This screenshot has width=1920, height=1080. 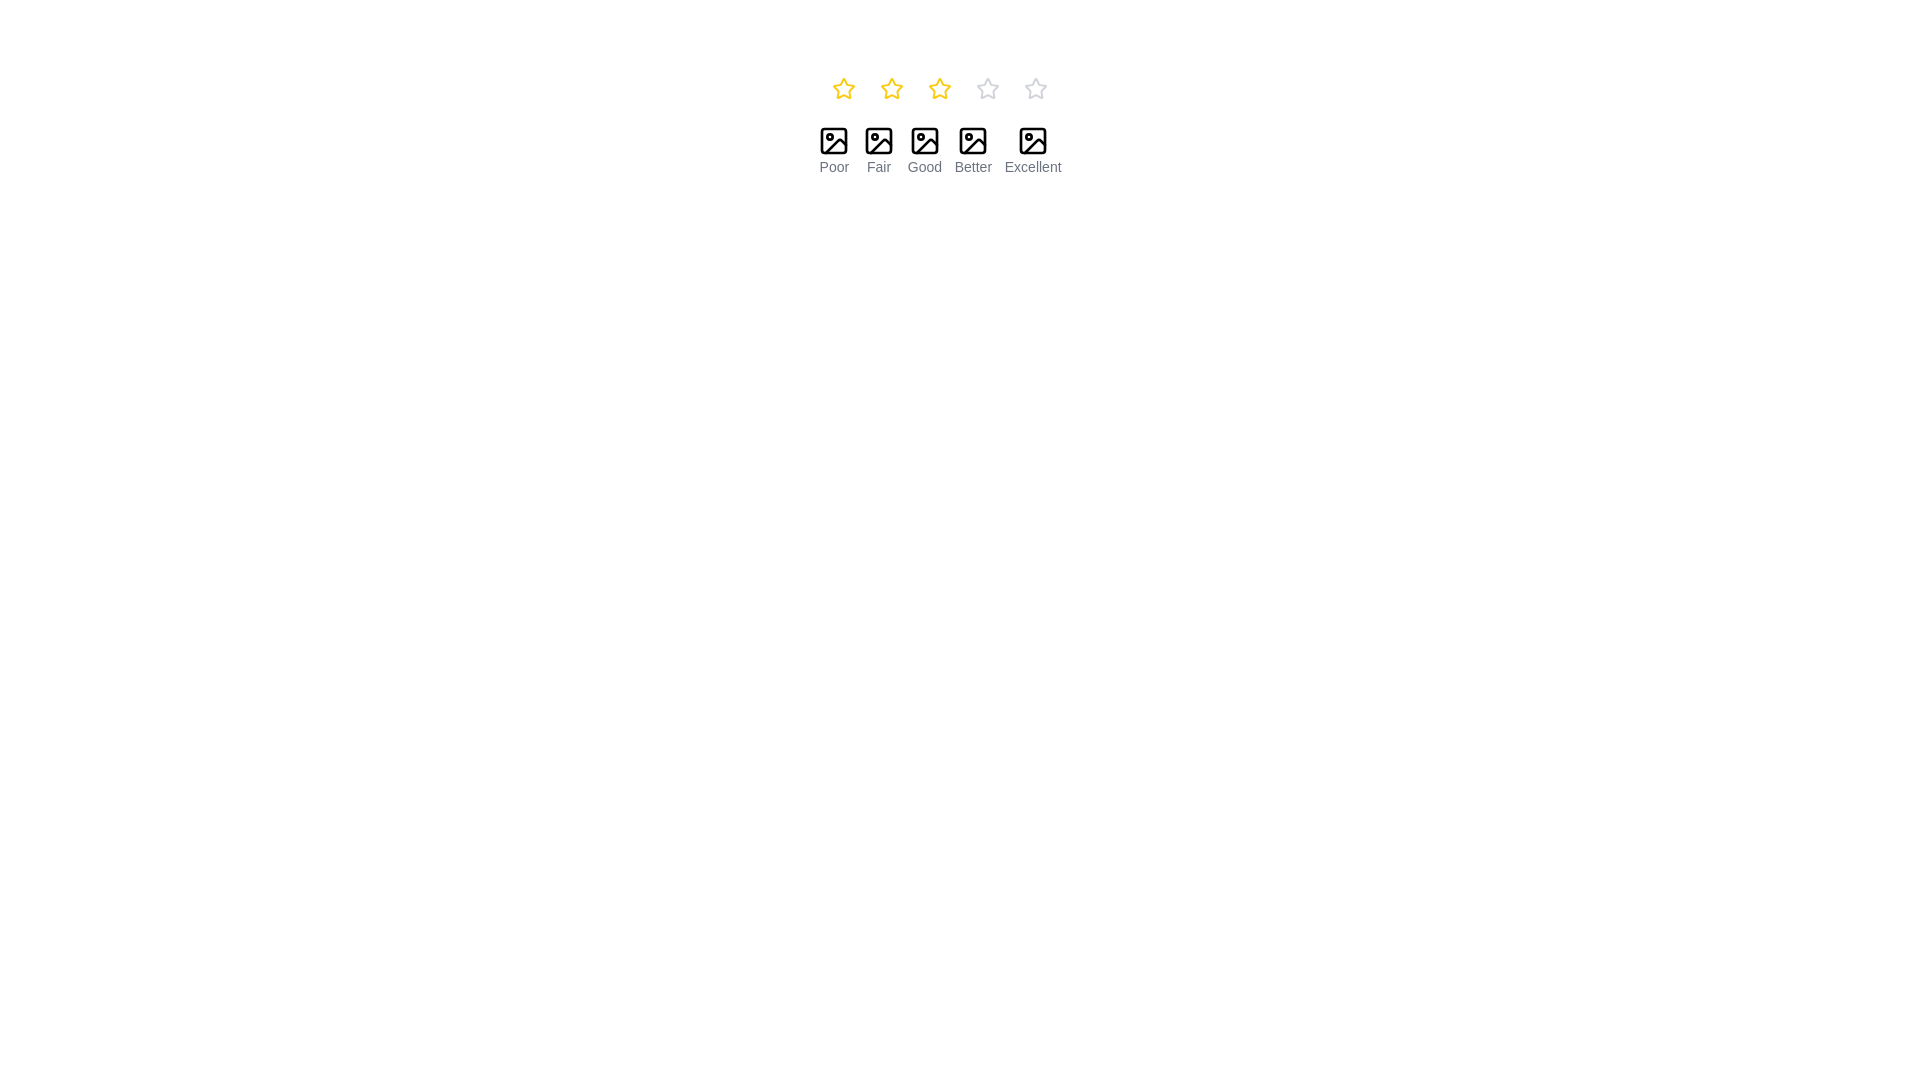 I want to click on the 'Better' rating option, which is the fourth item in a horizontal layout of five rating options, so click(x=973, y=149).